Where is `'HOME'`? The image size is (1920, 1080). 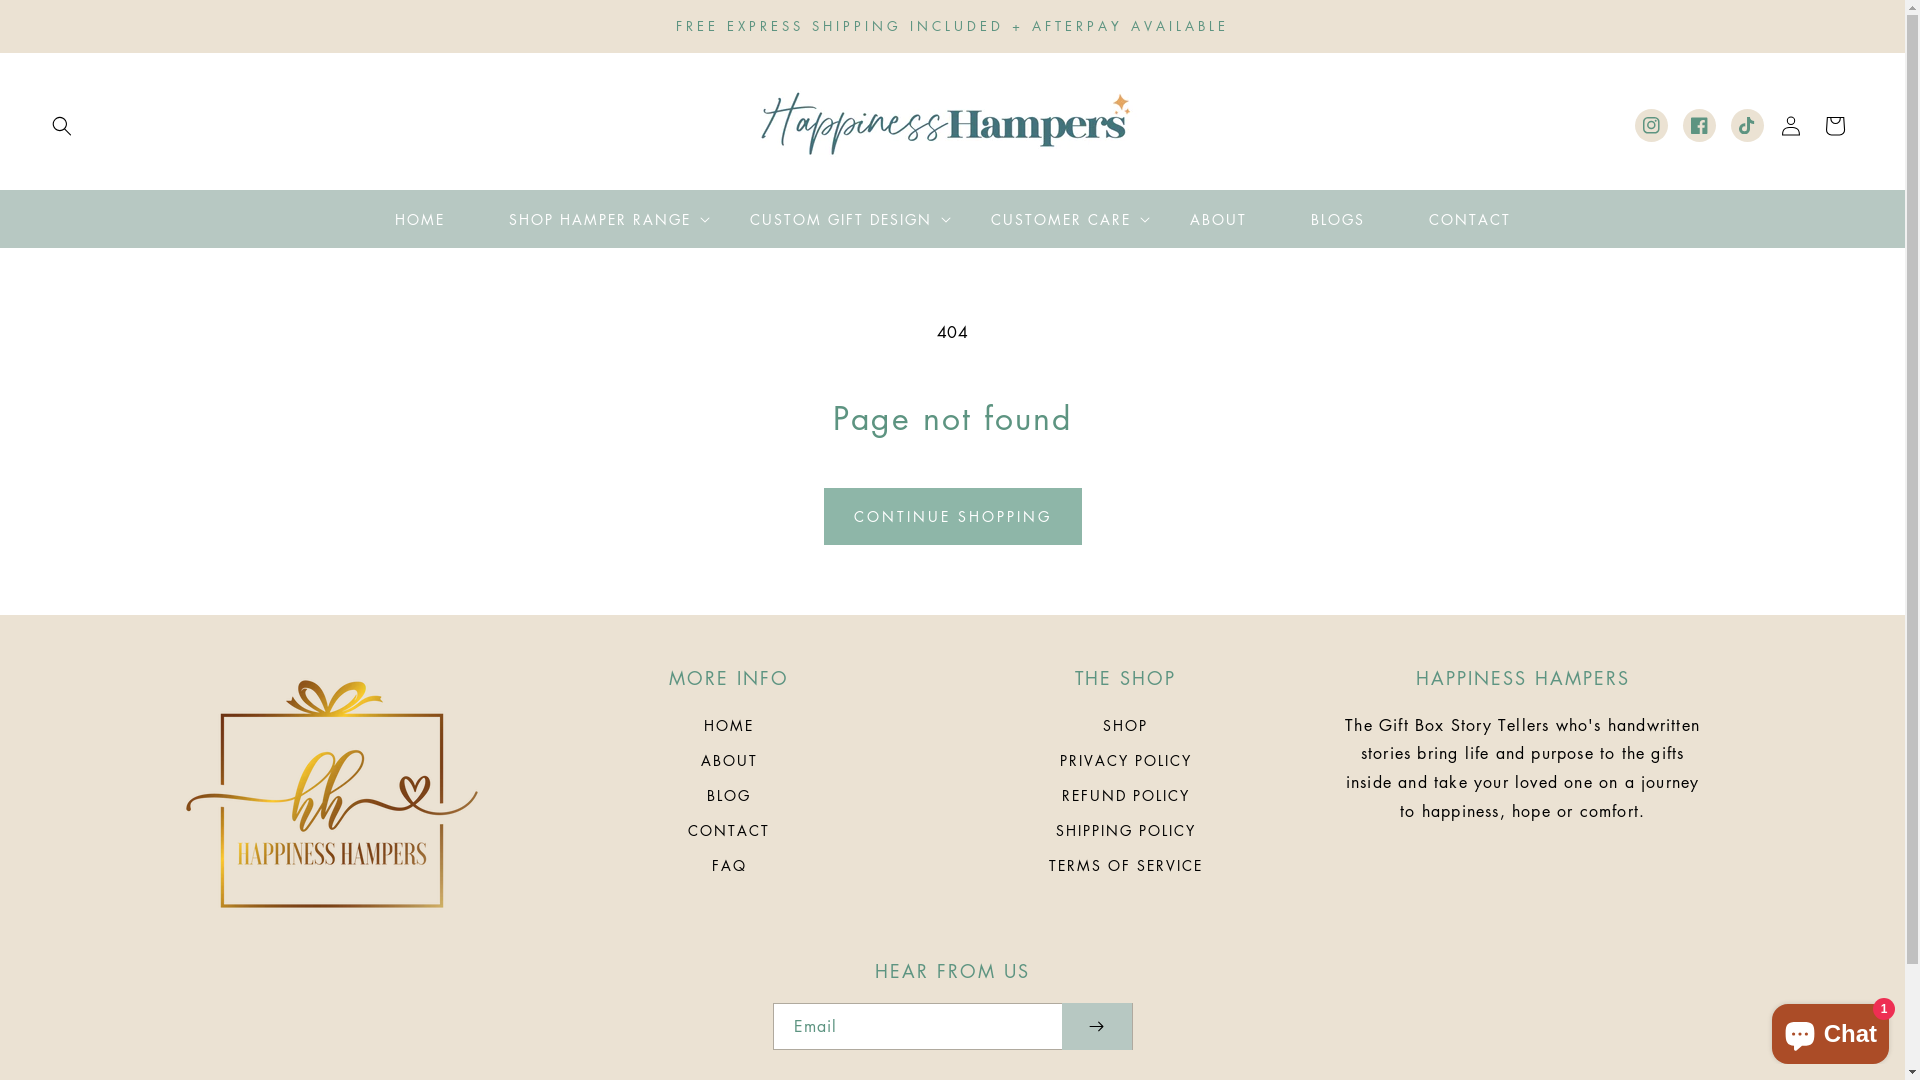
'HOME' is located at coordinates (728, 728).